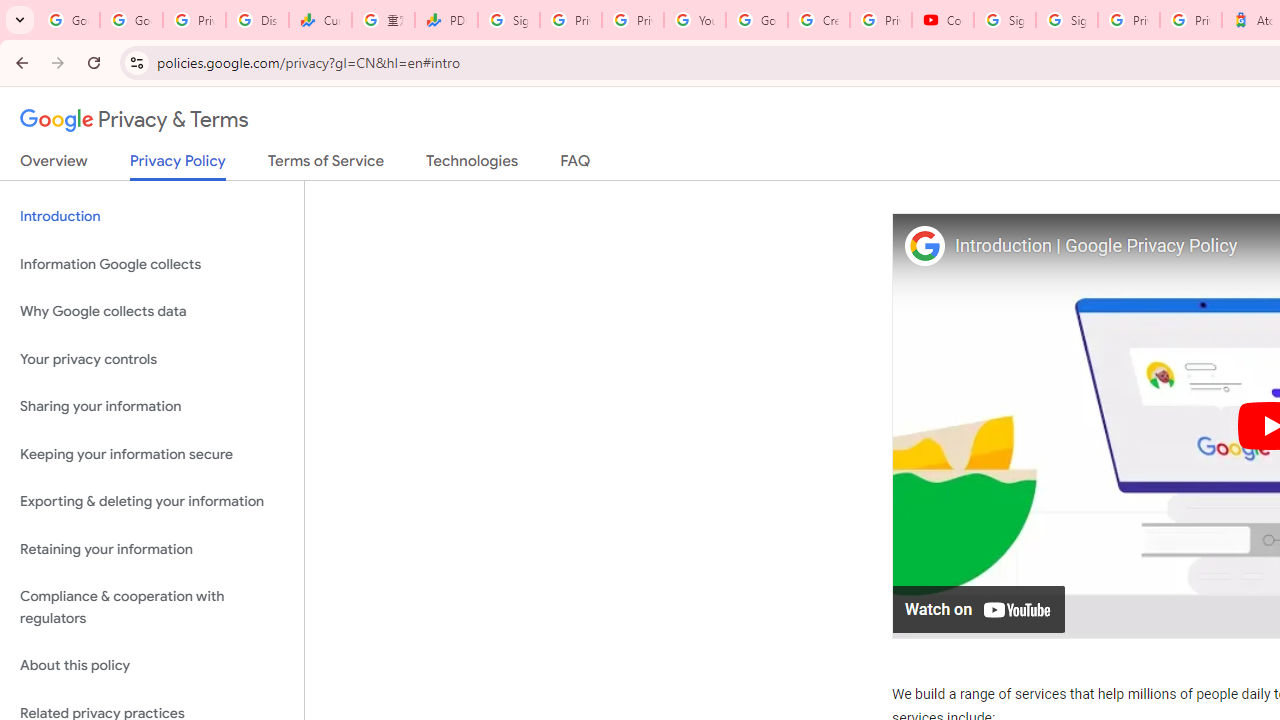 Image resolution: width=1280 pixels, height=720 pixels. I want to click on 'YouTube', so click(695, 20).